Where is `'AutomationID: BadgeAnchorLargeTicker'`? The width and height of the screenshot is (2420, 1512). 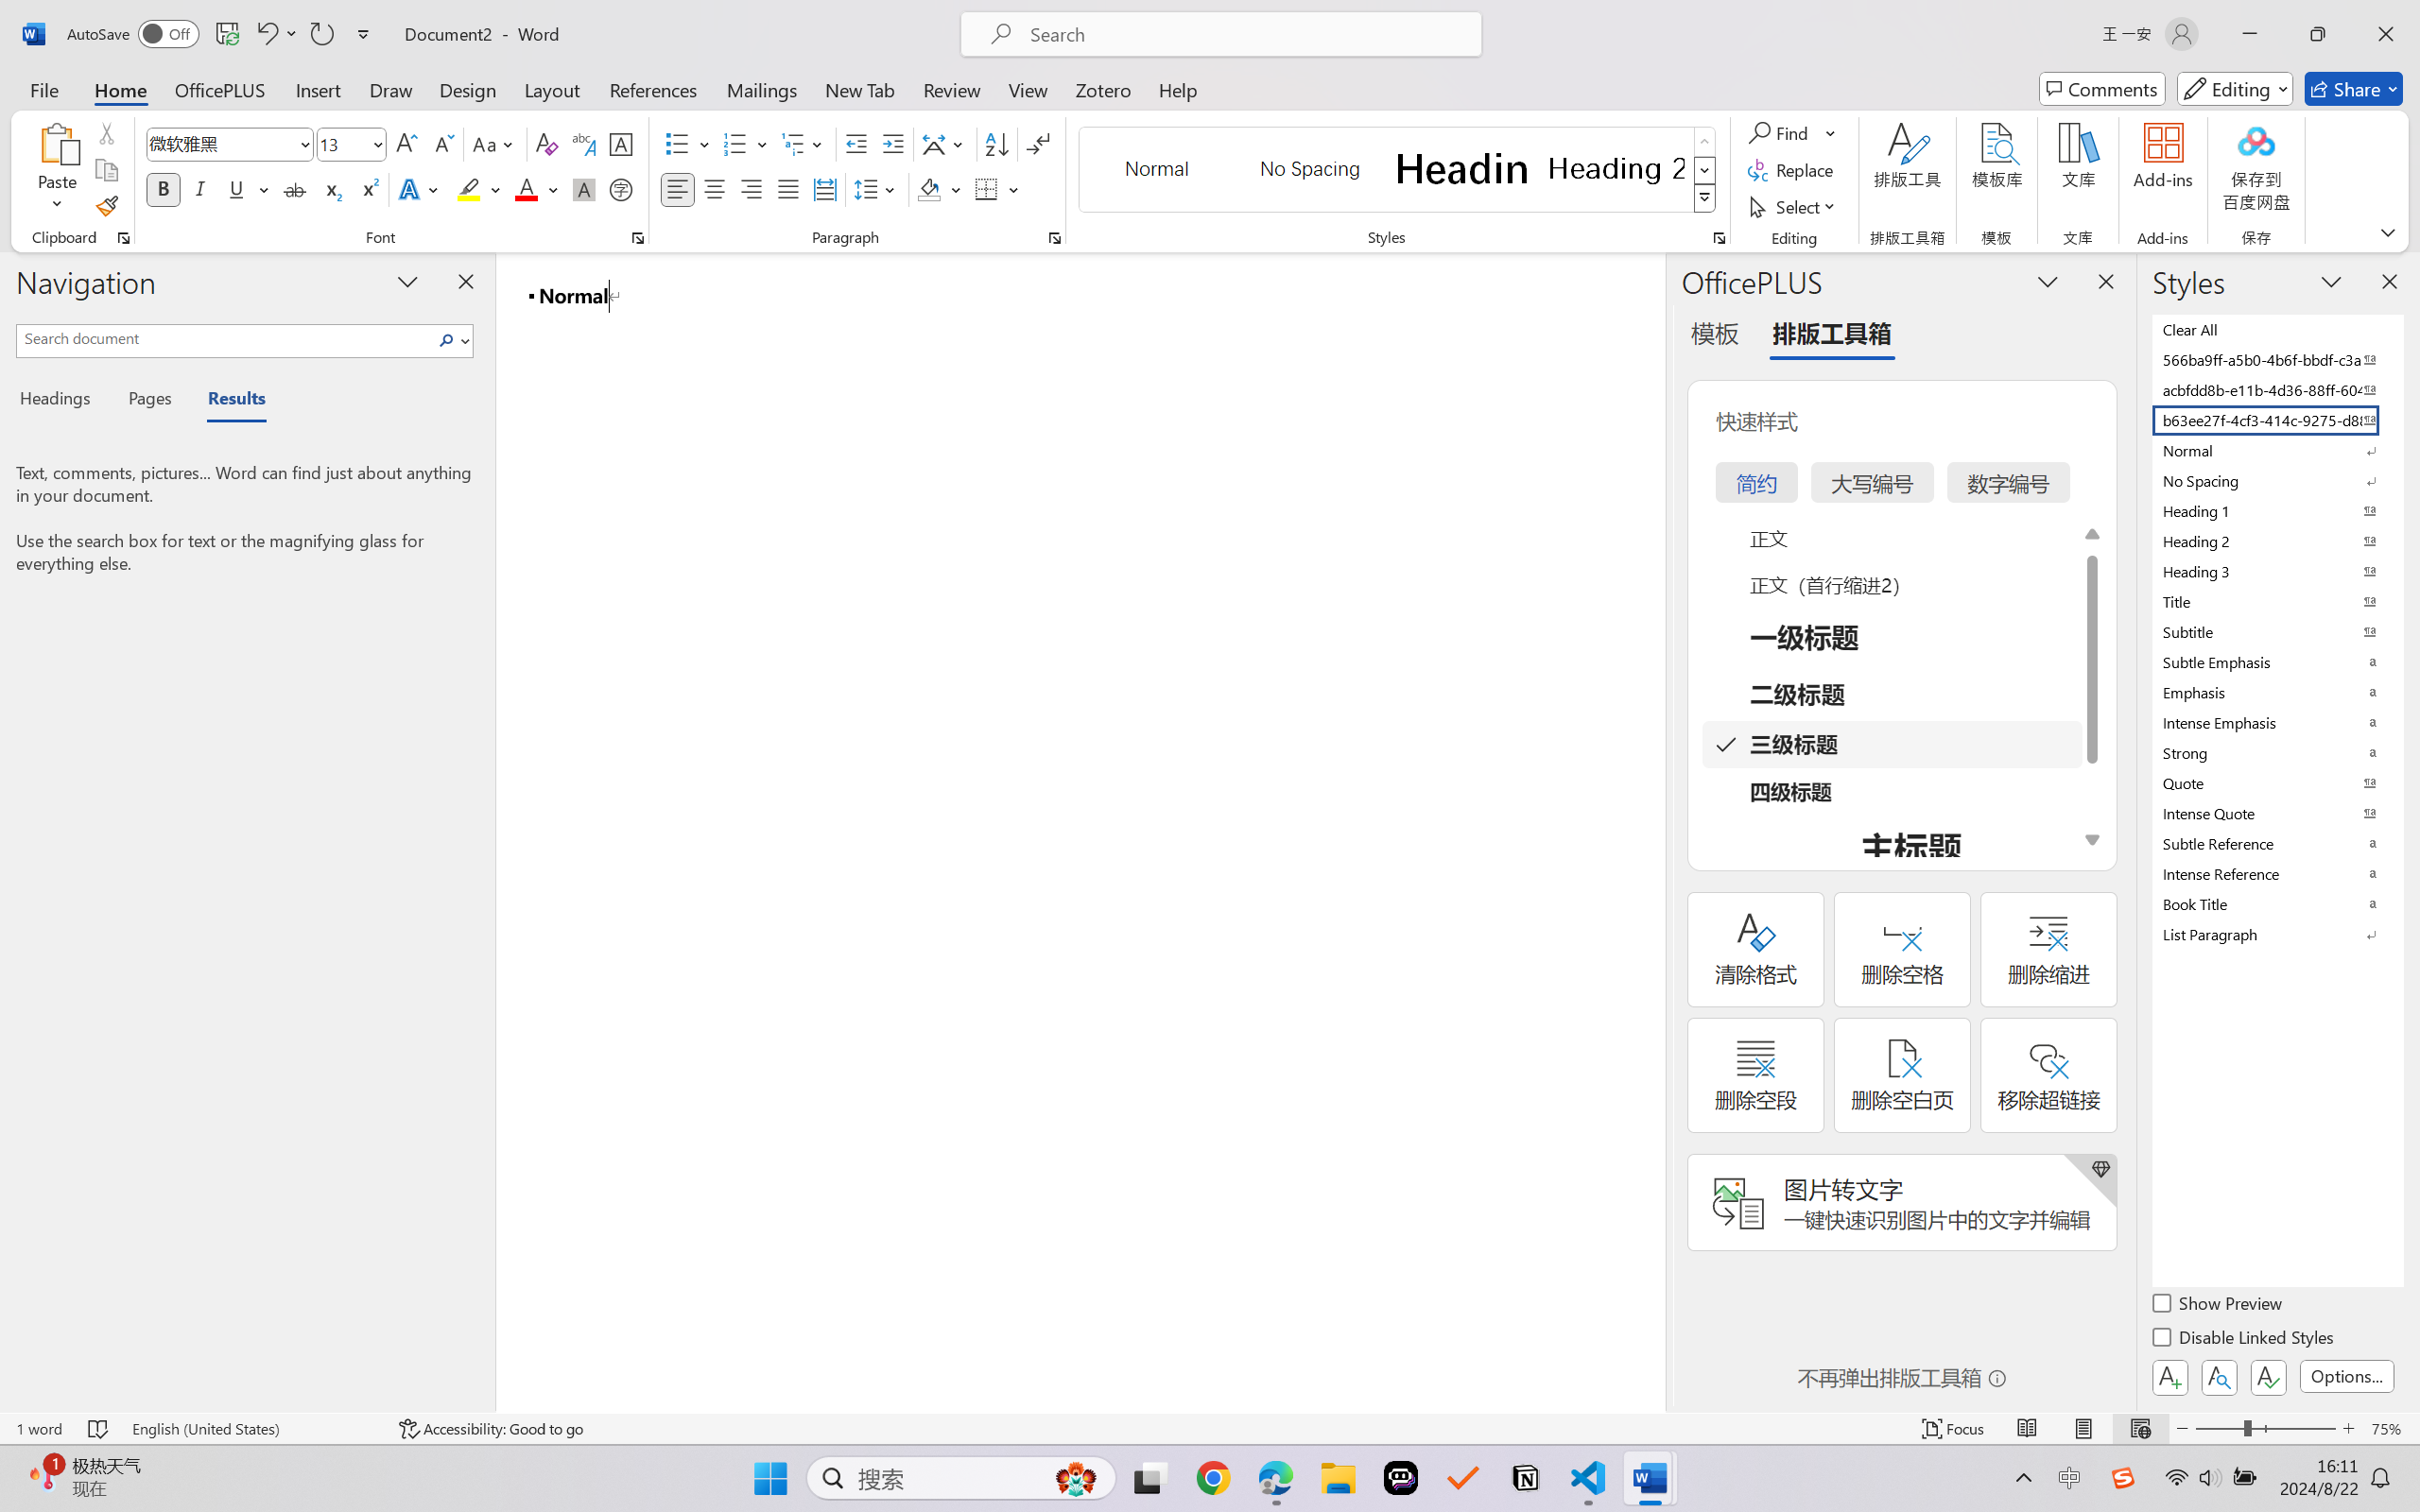 'AutomationID: BadgeAnchorLargeTicker' is located at coordinates (43, 1476).